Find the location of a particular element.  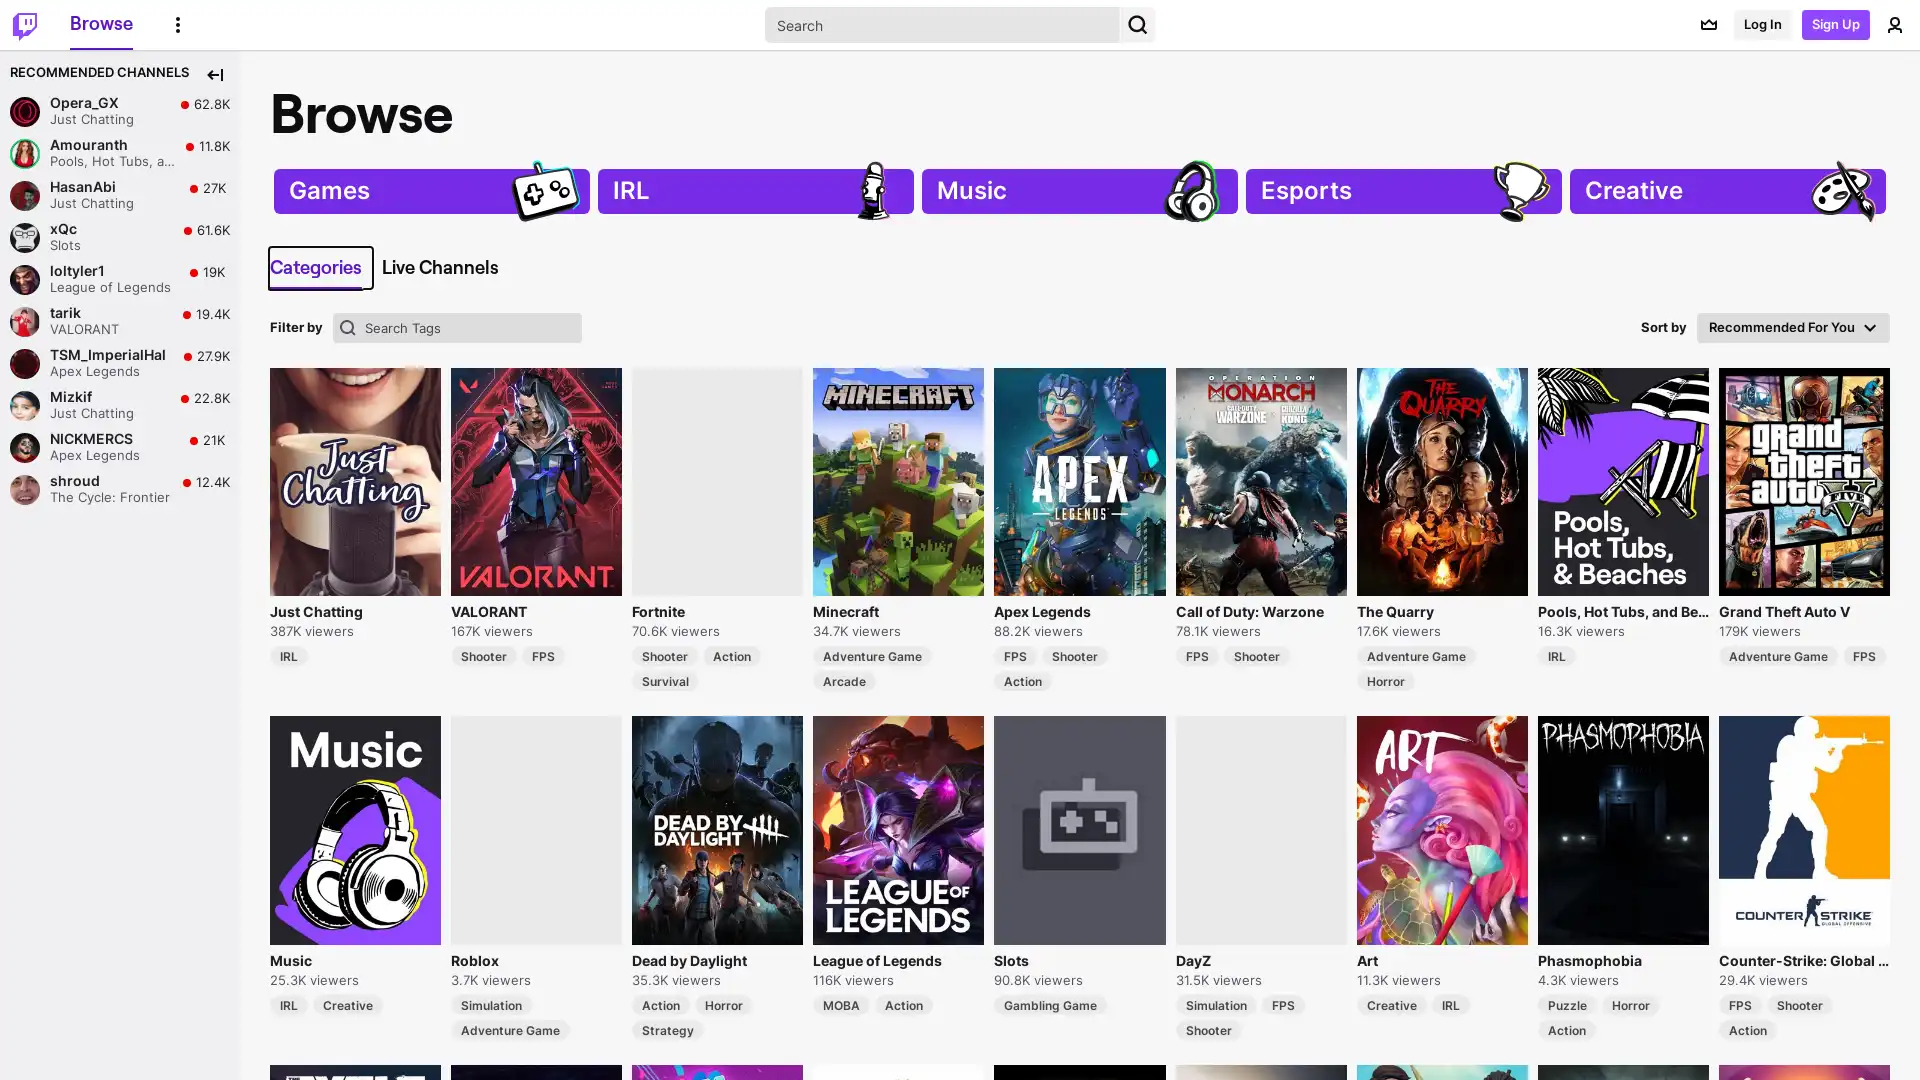

Action is located at coordinates (1746, 1029).